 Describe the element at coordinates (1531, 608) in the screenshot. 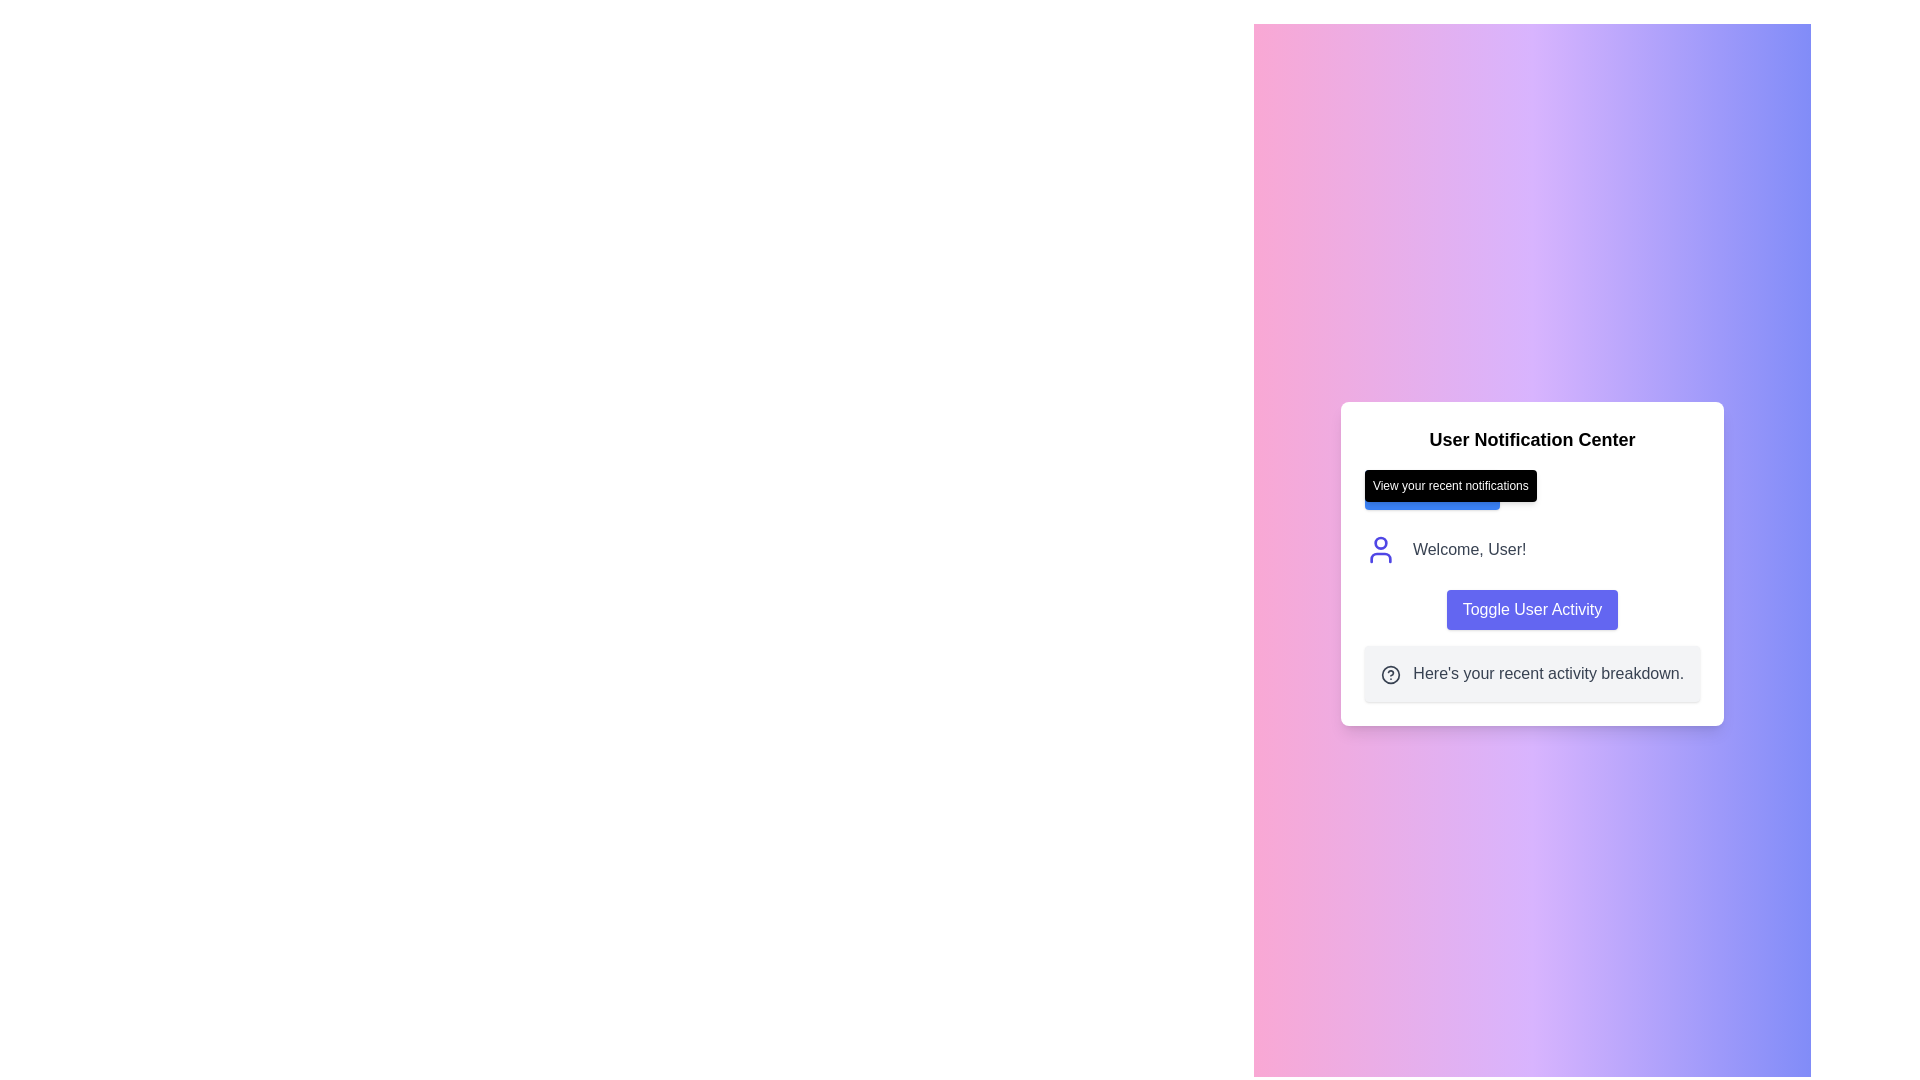

I see `the 'Toggle User Activity' button with a vibrant indigo background` at that location.